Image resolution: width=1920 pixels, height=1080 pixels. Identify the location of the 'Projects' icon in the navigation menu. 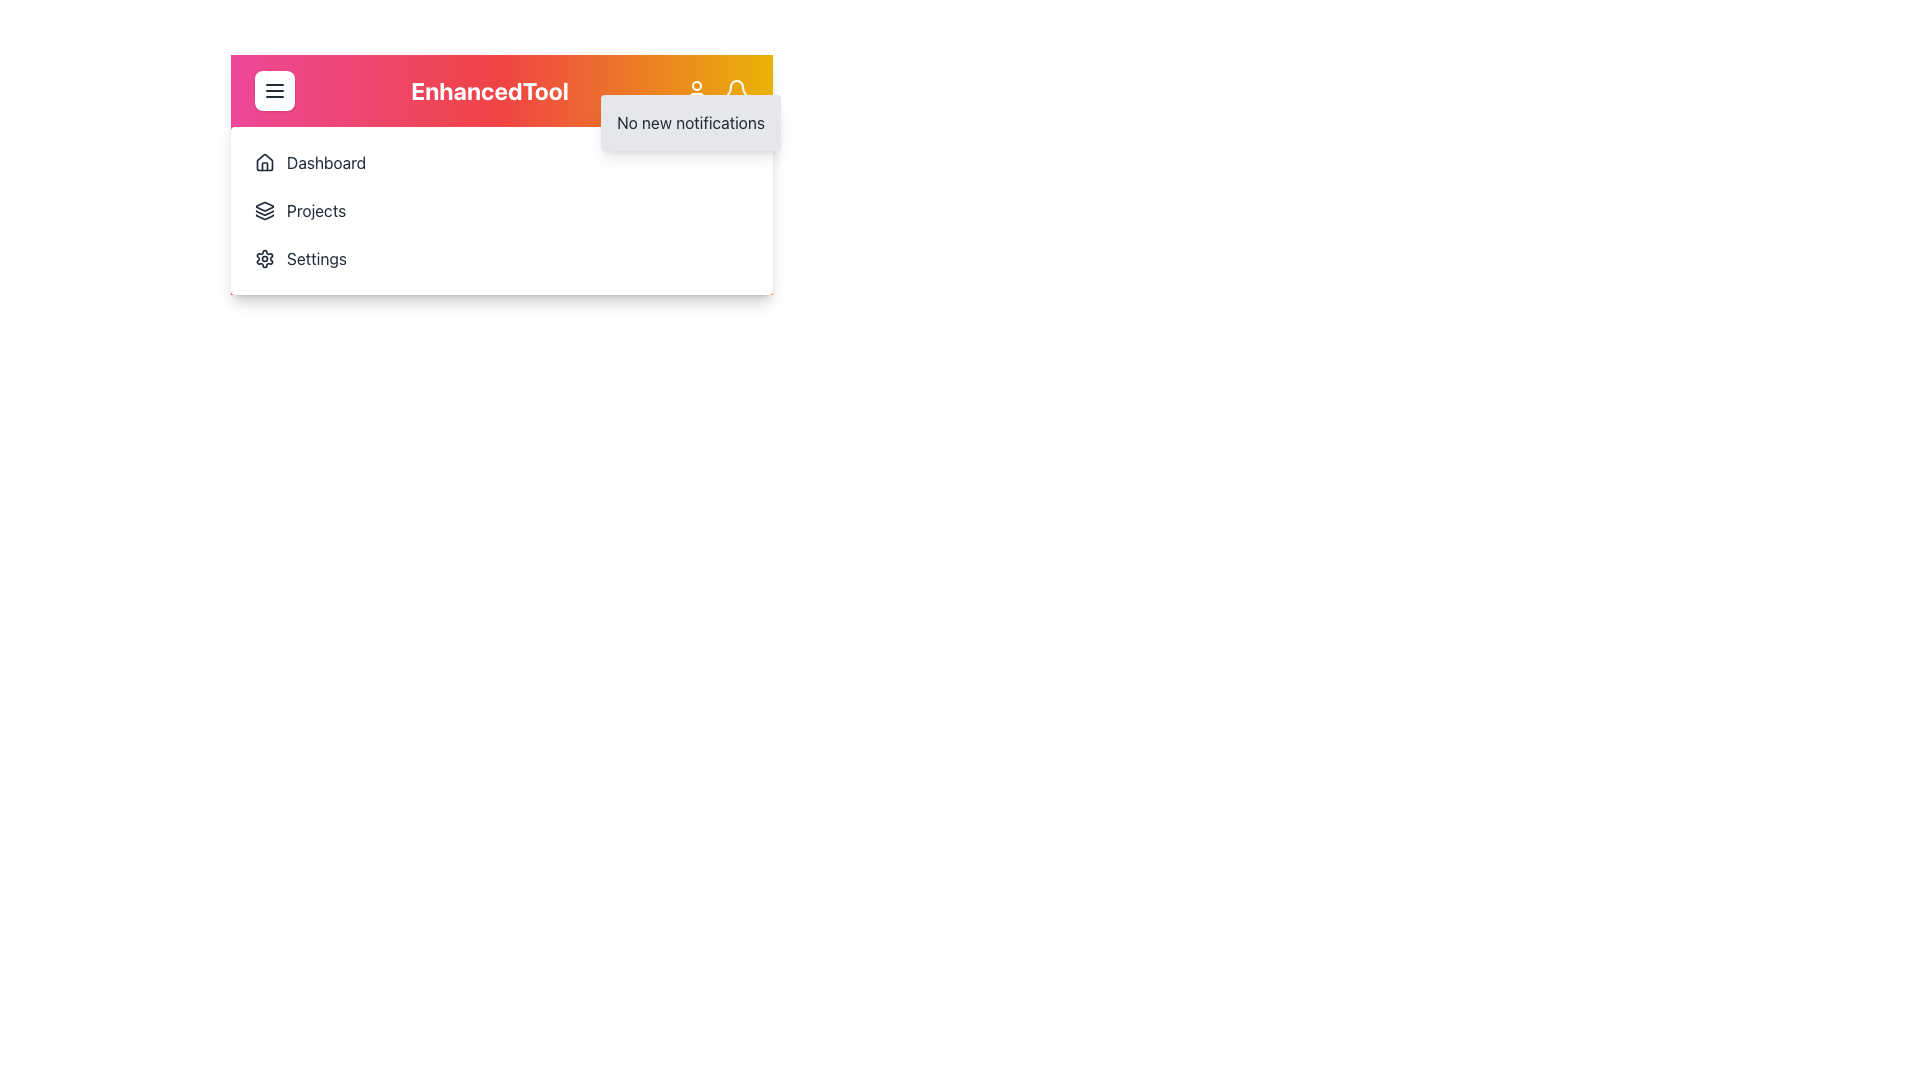
(263, 211).